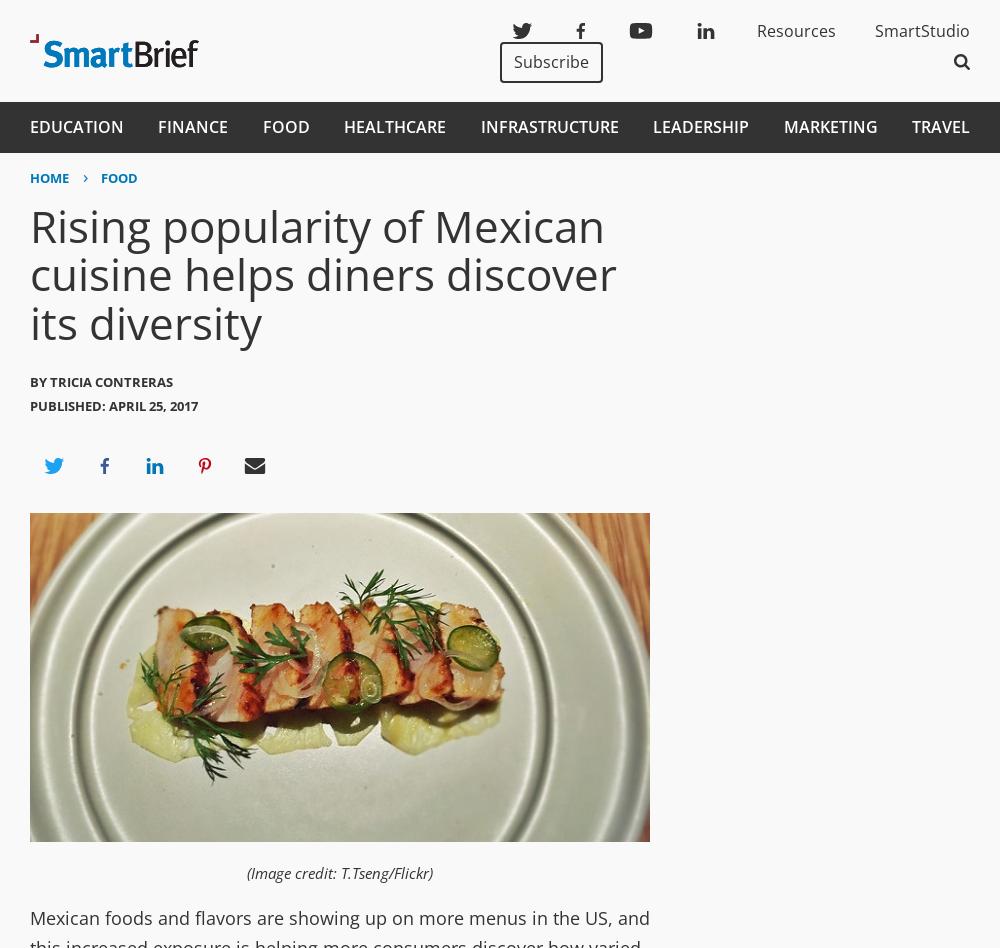  What do you see at coordinates (112, 405) in the screenshot?
I see `'Published: April 25, 2017'` at bounding box center [112, 405].